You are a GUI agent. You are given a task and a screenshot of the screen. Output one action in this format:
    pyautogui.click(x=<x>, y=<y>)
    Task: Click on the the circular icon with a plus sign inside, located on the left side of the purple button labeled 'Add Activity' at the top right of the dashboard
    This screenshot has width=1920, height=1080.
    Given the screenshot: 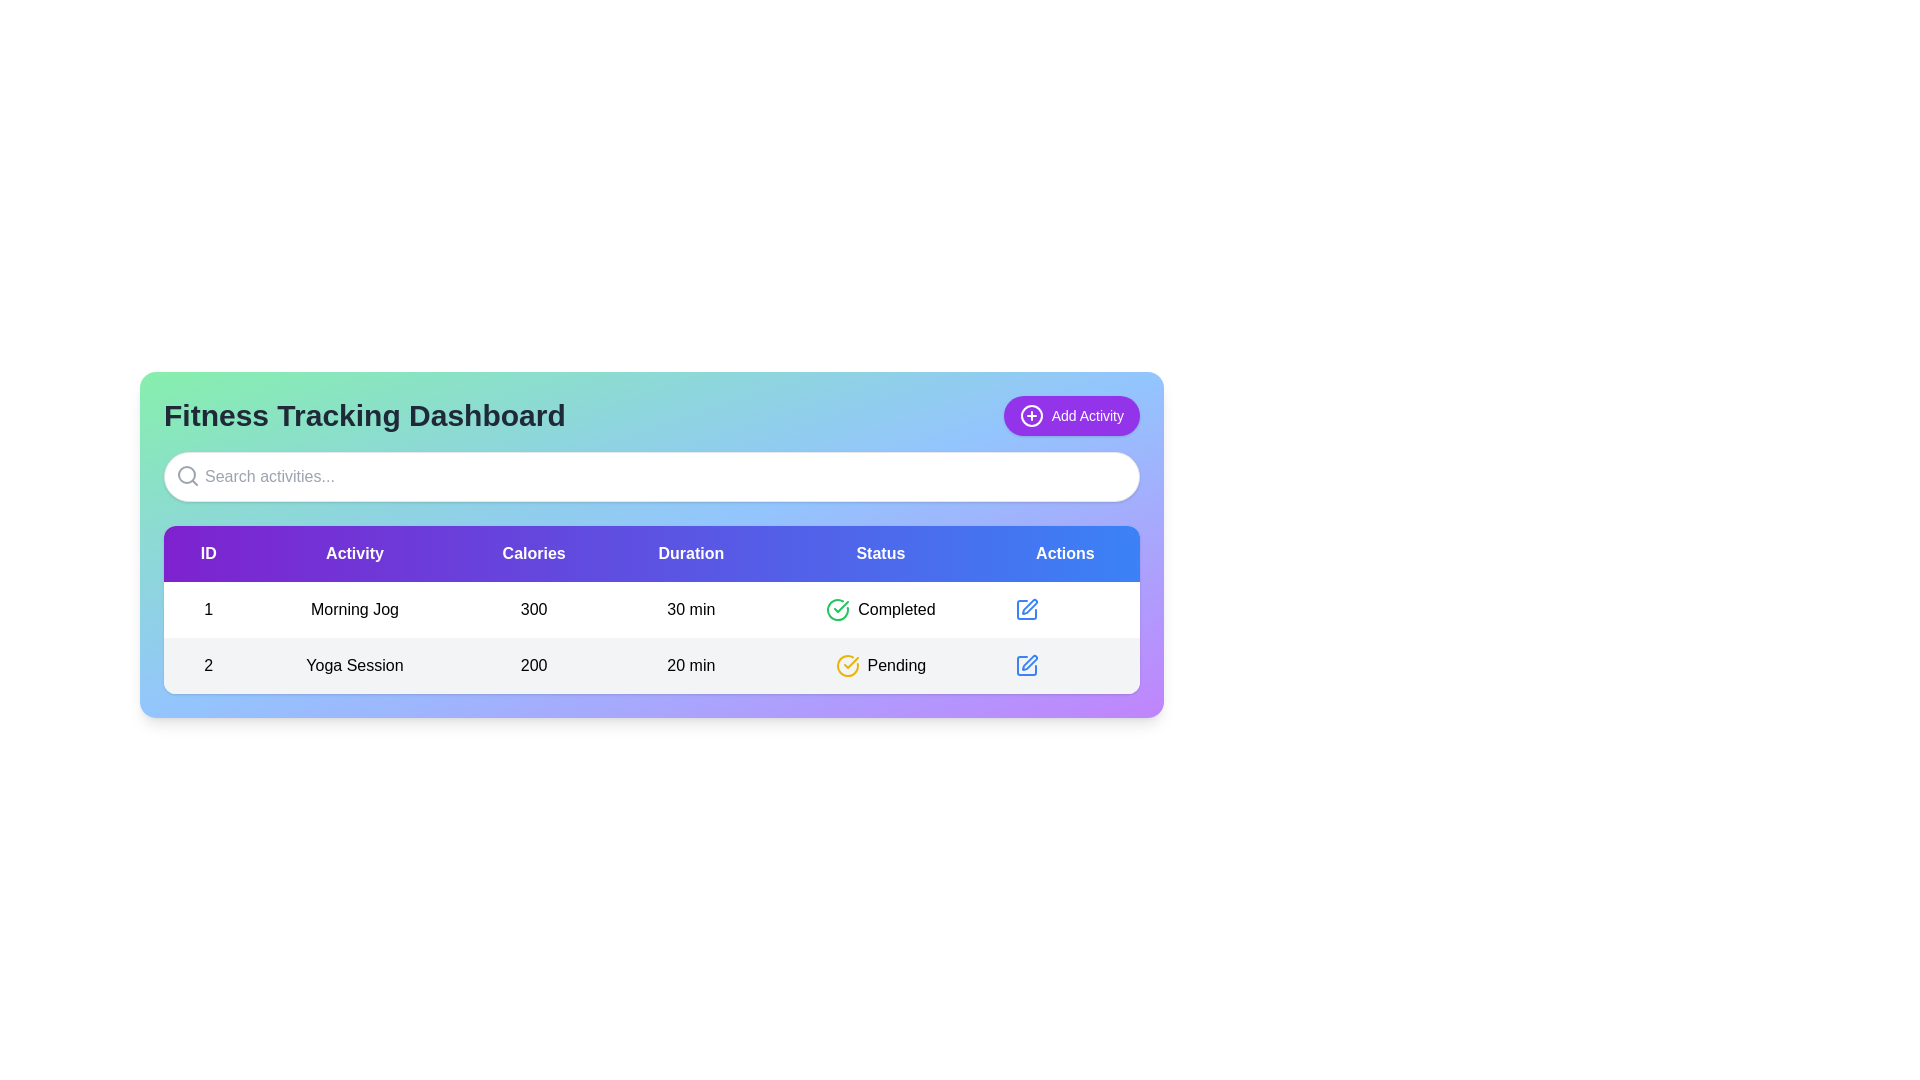 What is the action you would take?
    pyautogui.click(x=1031, y=415)
    